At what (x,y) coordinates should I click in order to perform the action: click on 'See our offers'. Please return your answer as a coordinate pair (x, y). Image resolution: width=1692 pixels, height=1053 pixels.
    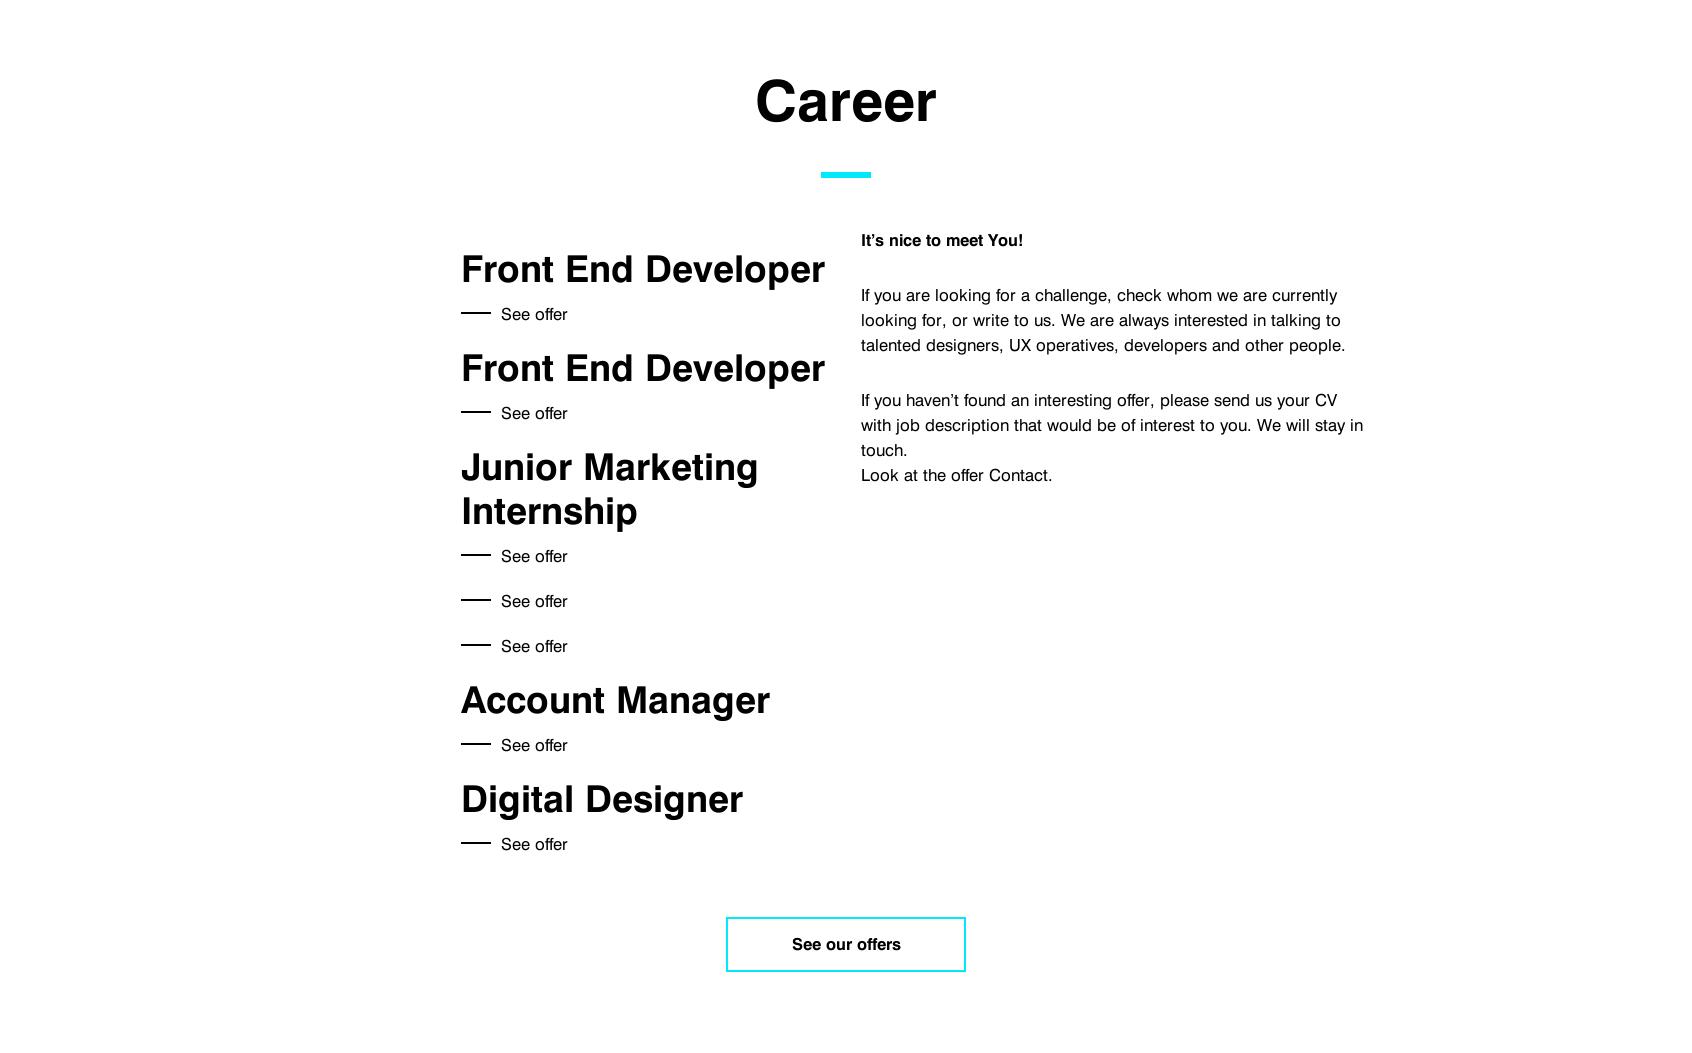
    Looking at the image, I should click on (791, 942).